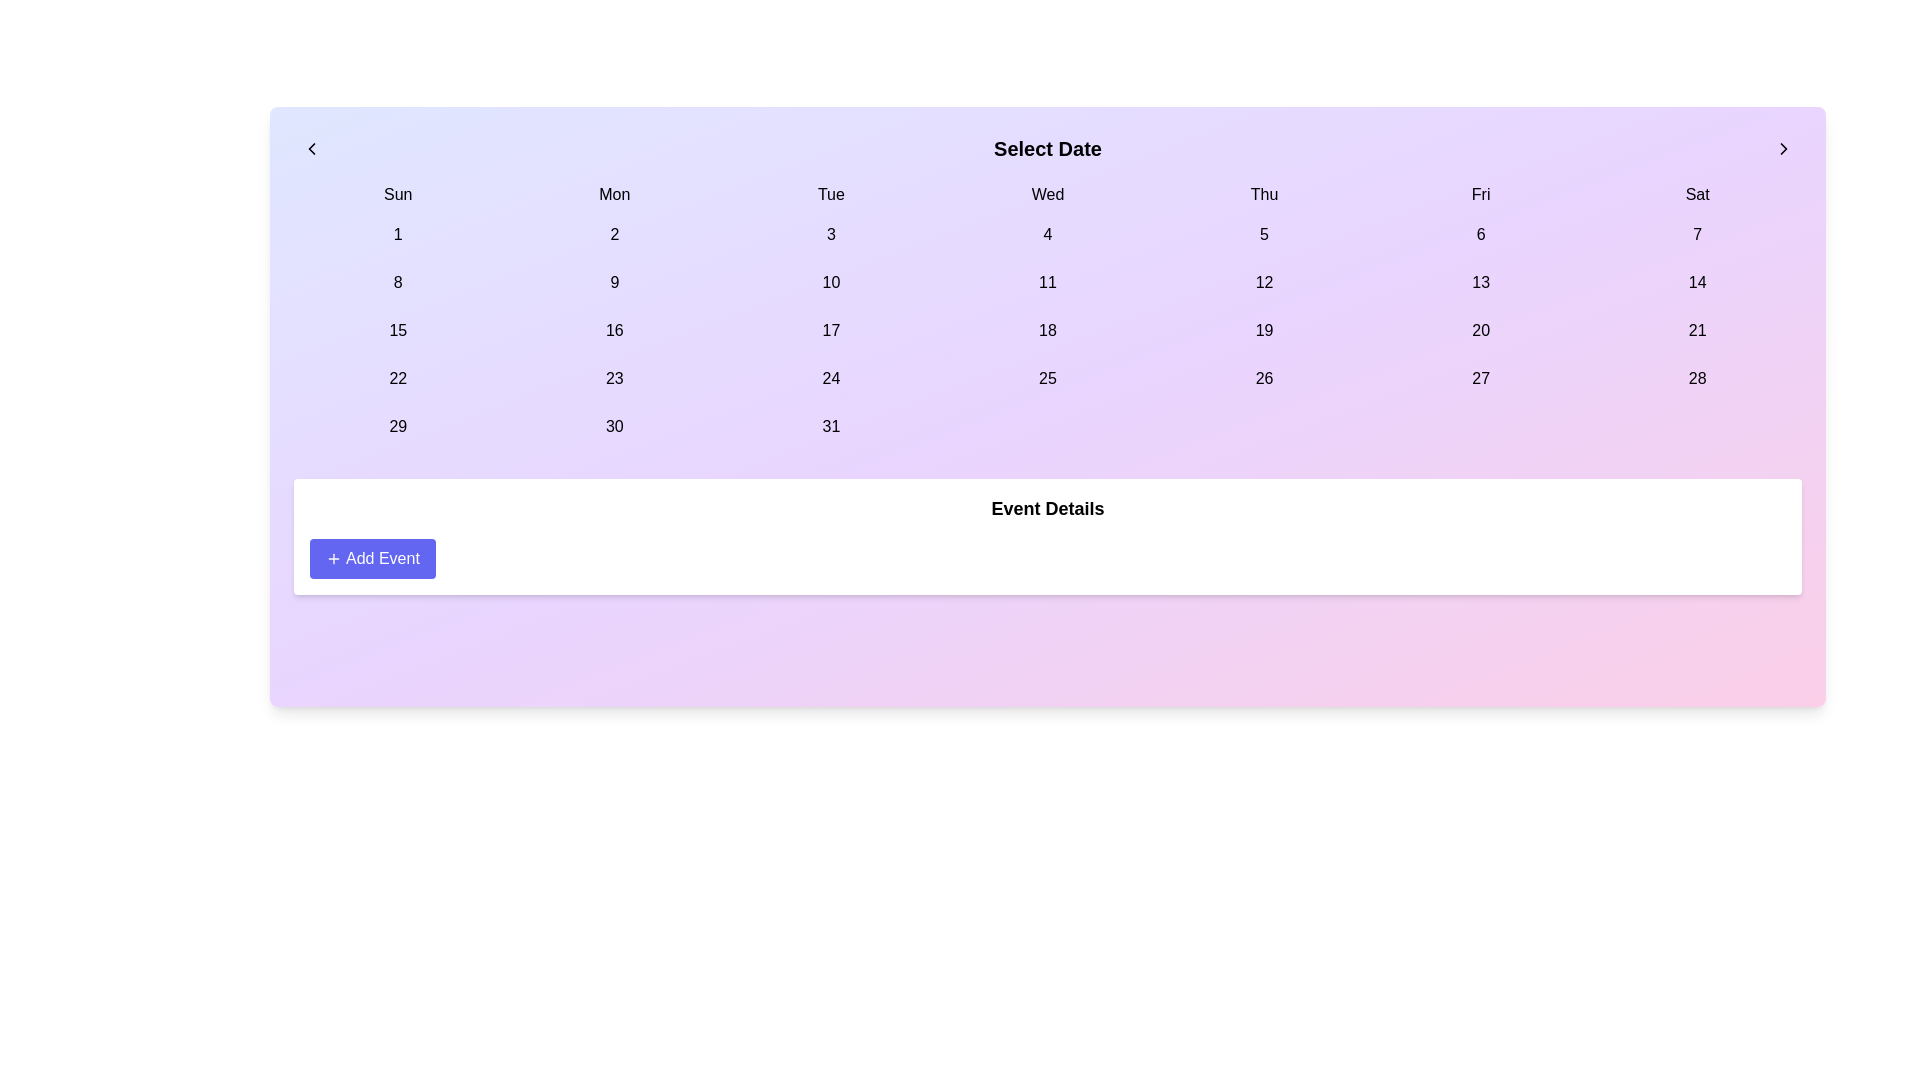 The image size is (1920, 1080). What do you see at coordinates (613, 195) in the screenshot?
I see `the Text label for 'Monday' in the calendar interface, located in the second column of the top row` at bounding box center [613, 195].